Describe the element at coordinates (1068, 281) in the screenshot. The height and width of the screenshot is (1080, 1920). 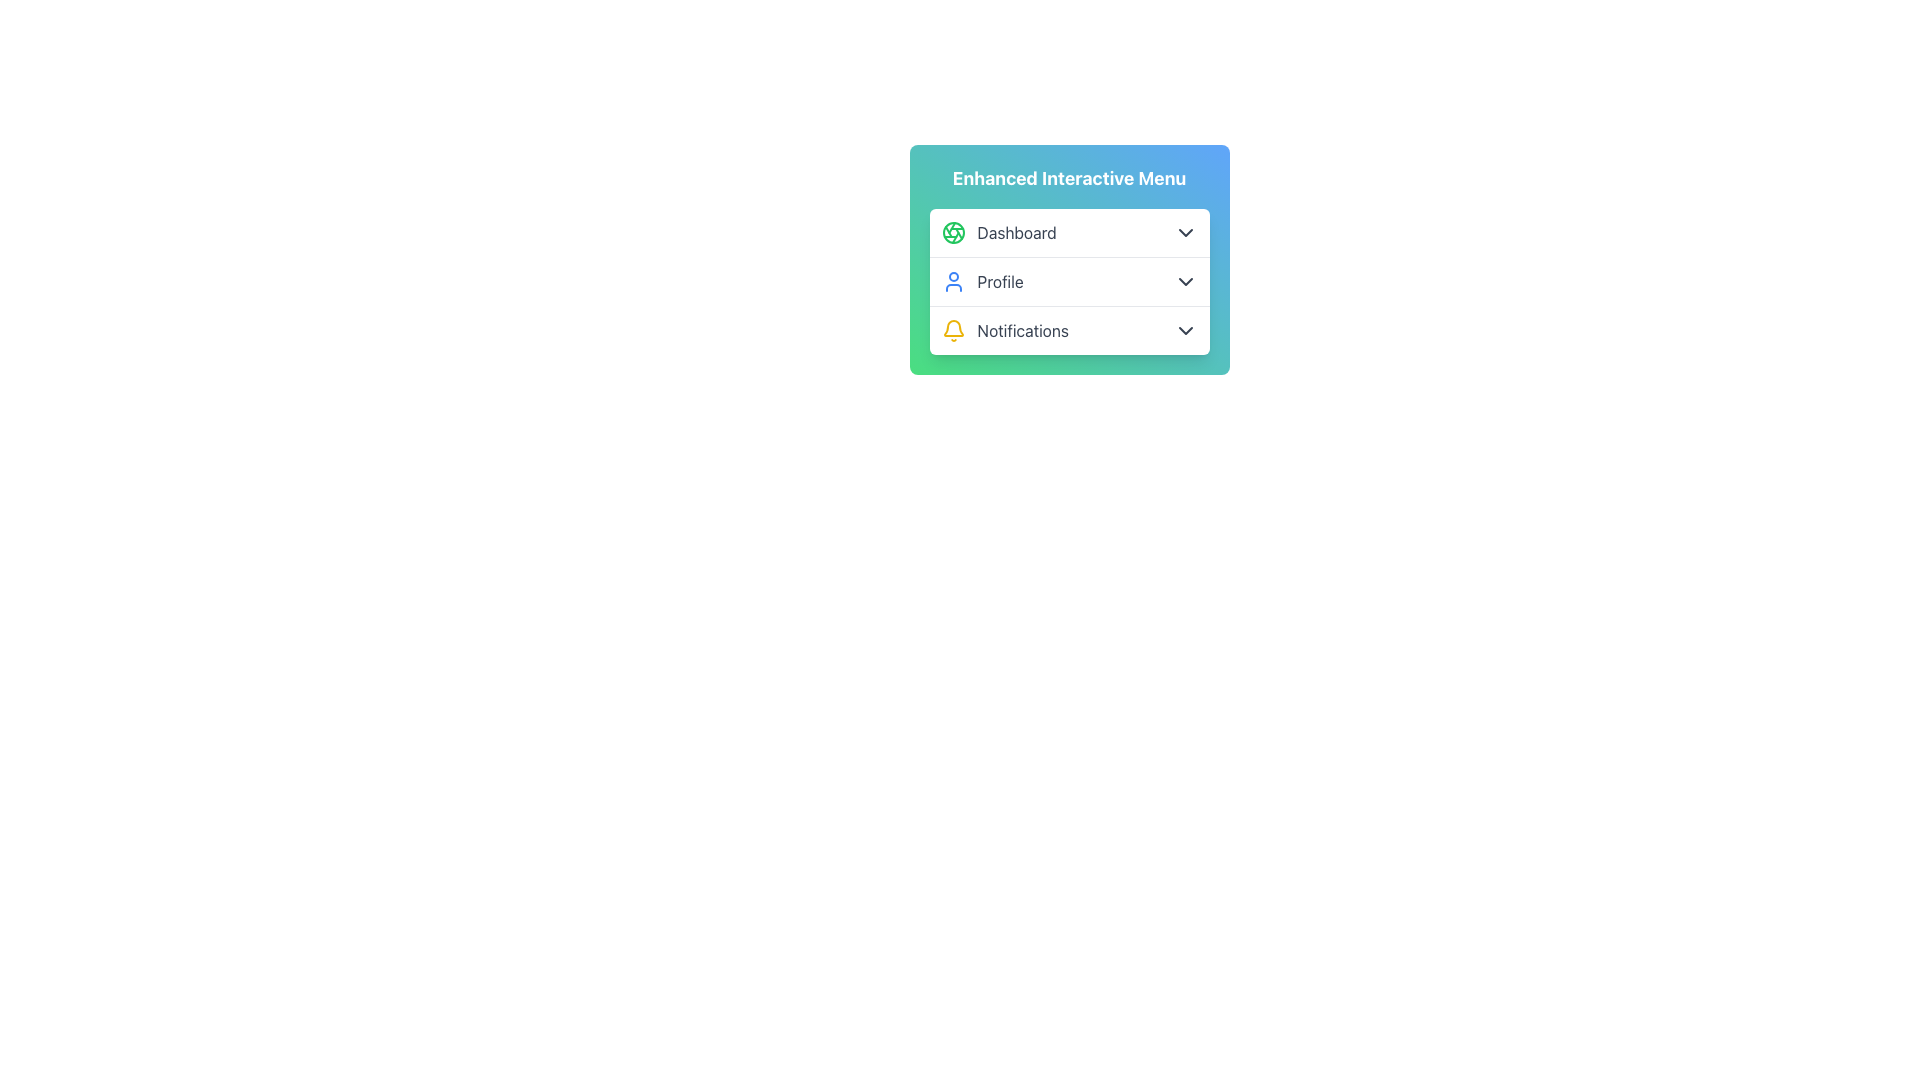
I see `the 'Profile' option` at that location.